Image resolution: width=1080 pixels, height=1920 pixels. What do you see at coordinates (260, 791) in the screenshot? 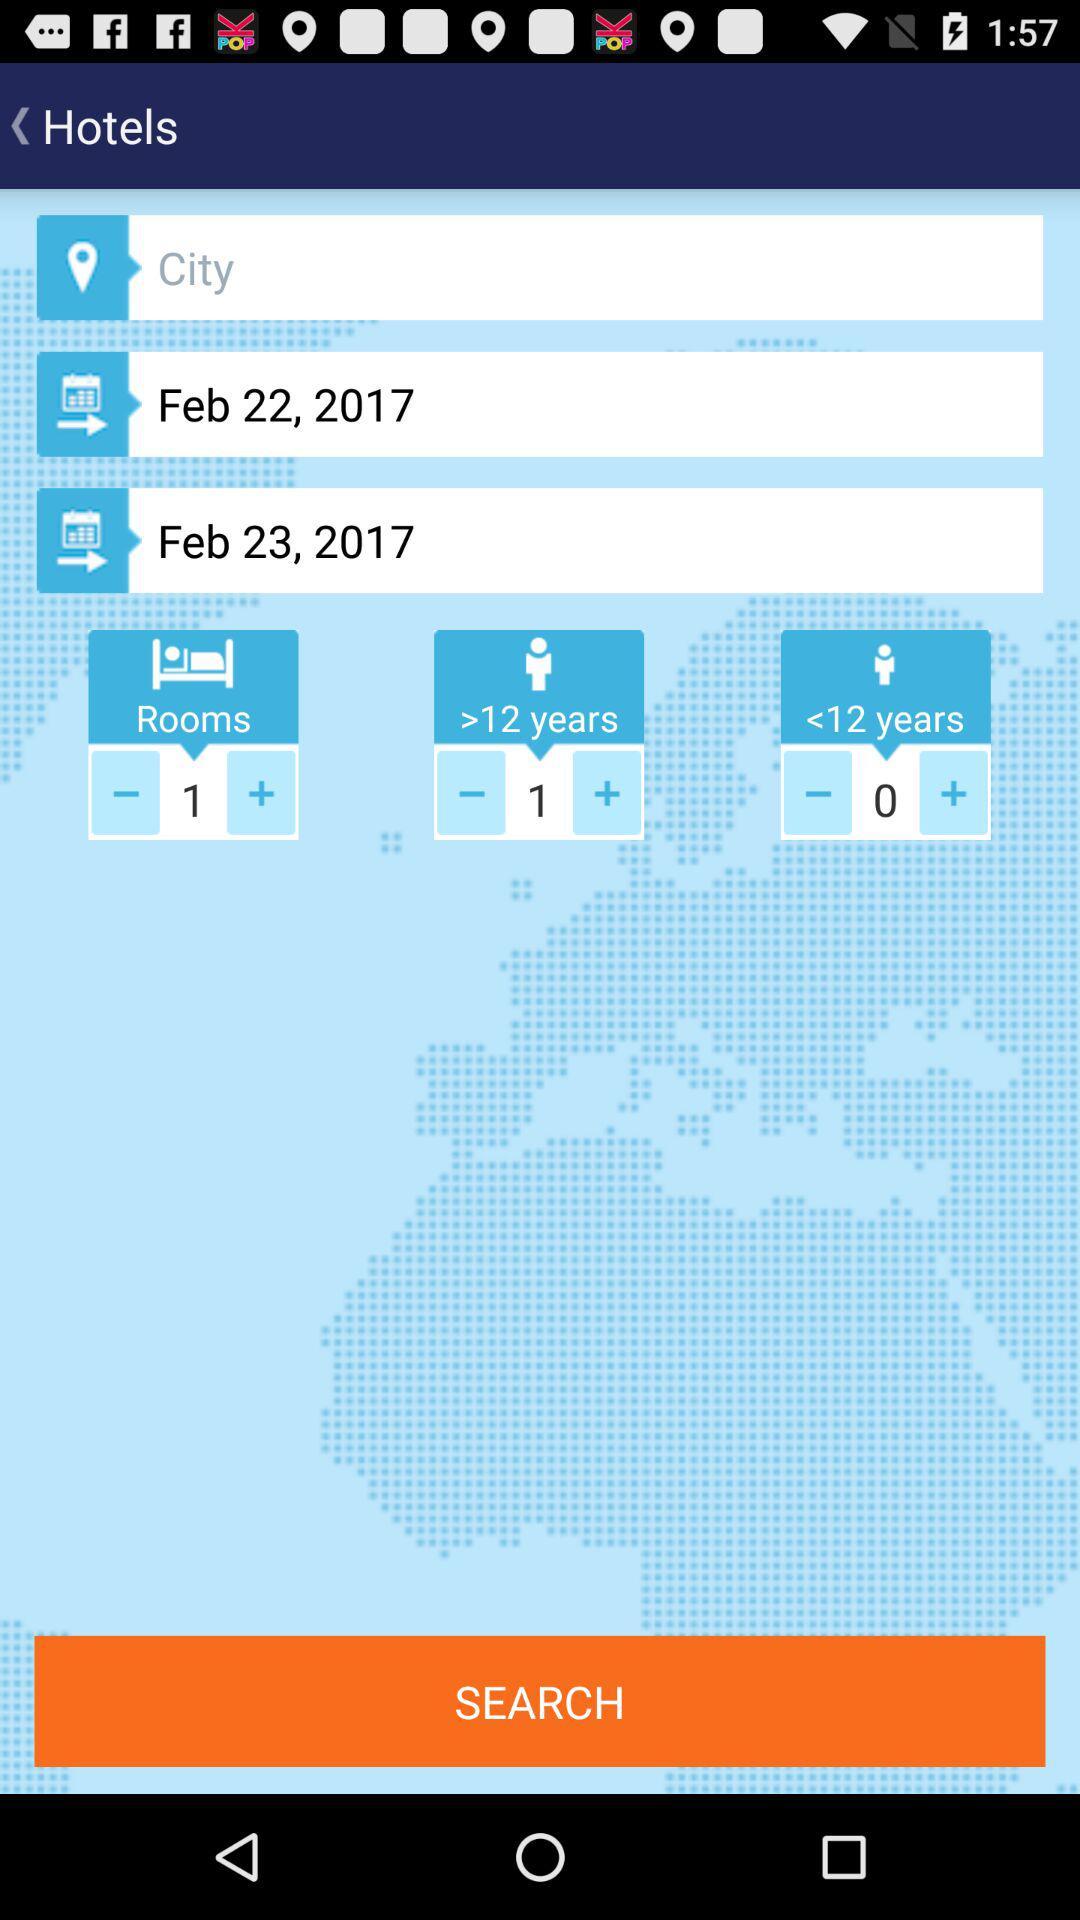
I see `zoom` at bounding box center [260, 791].